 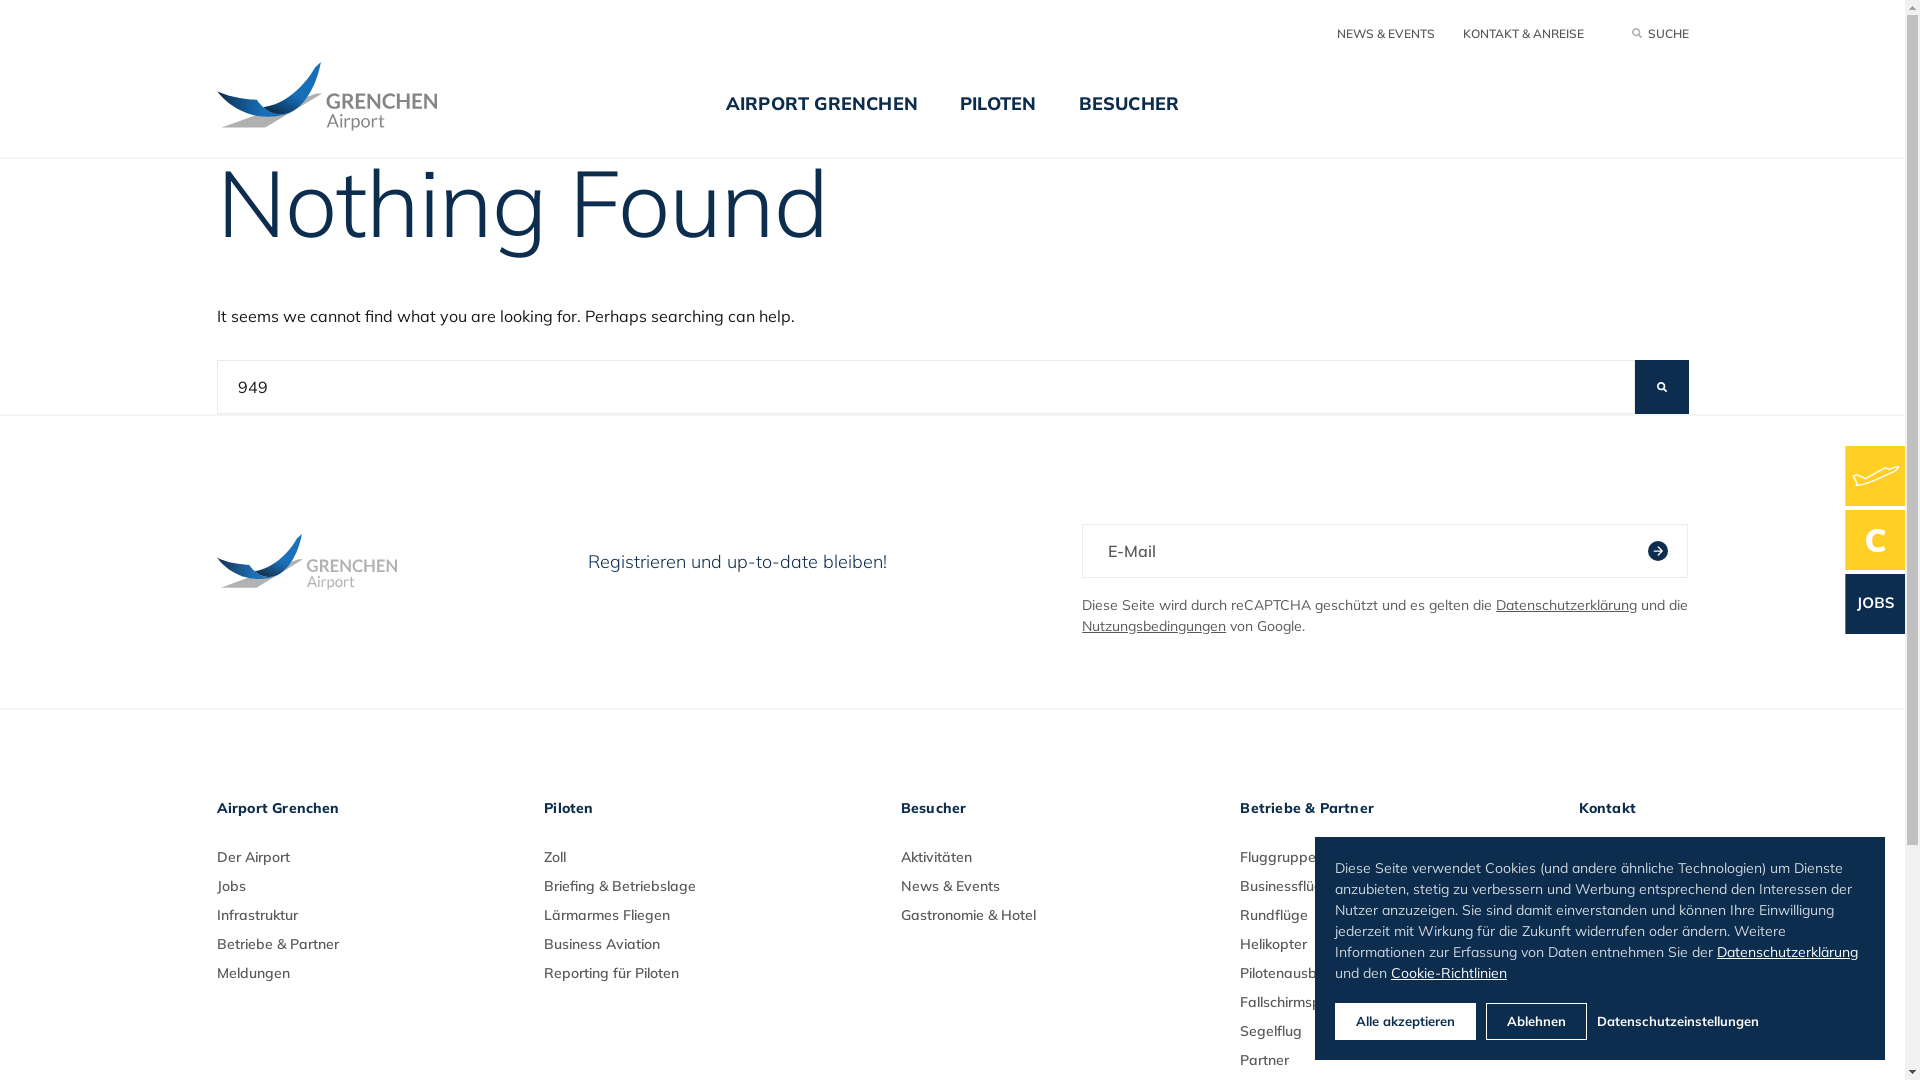 What do you see at coordinates (1299, 1002) in the screenshot?
I see `'Fallschirmspringer'` at bounding box center [1299, 1002].